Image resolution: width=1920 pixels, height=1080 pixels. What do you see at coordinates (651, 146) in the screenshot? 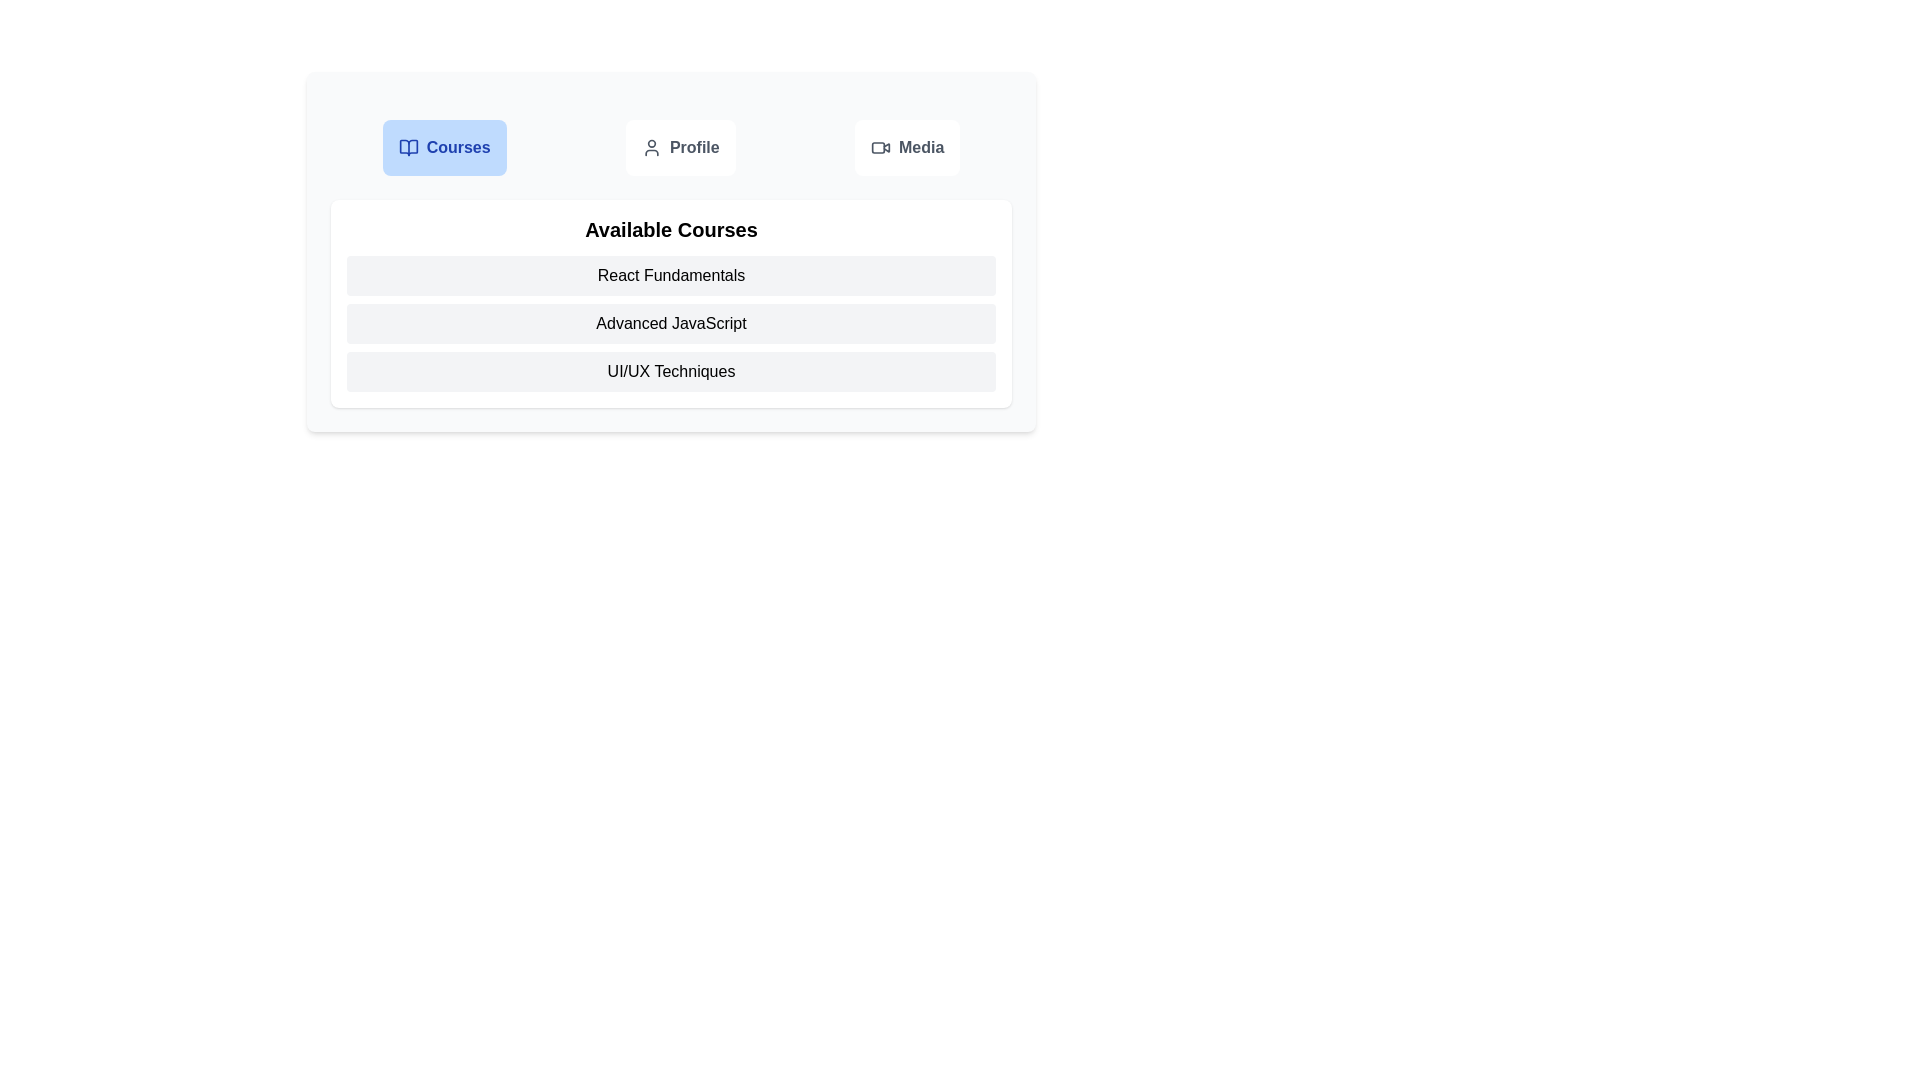
I see `the profile SVG icon, which is located to the left of the 'Profile' text label within the 'Profile' component` at bounding box center [651, 146].